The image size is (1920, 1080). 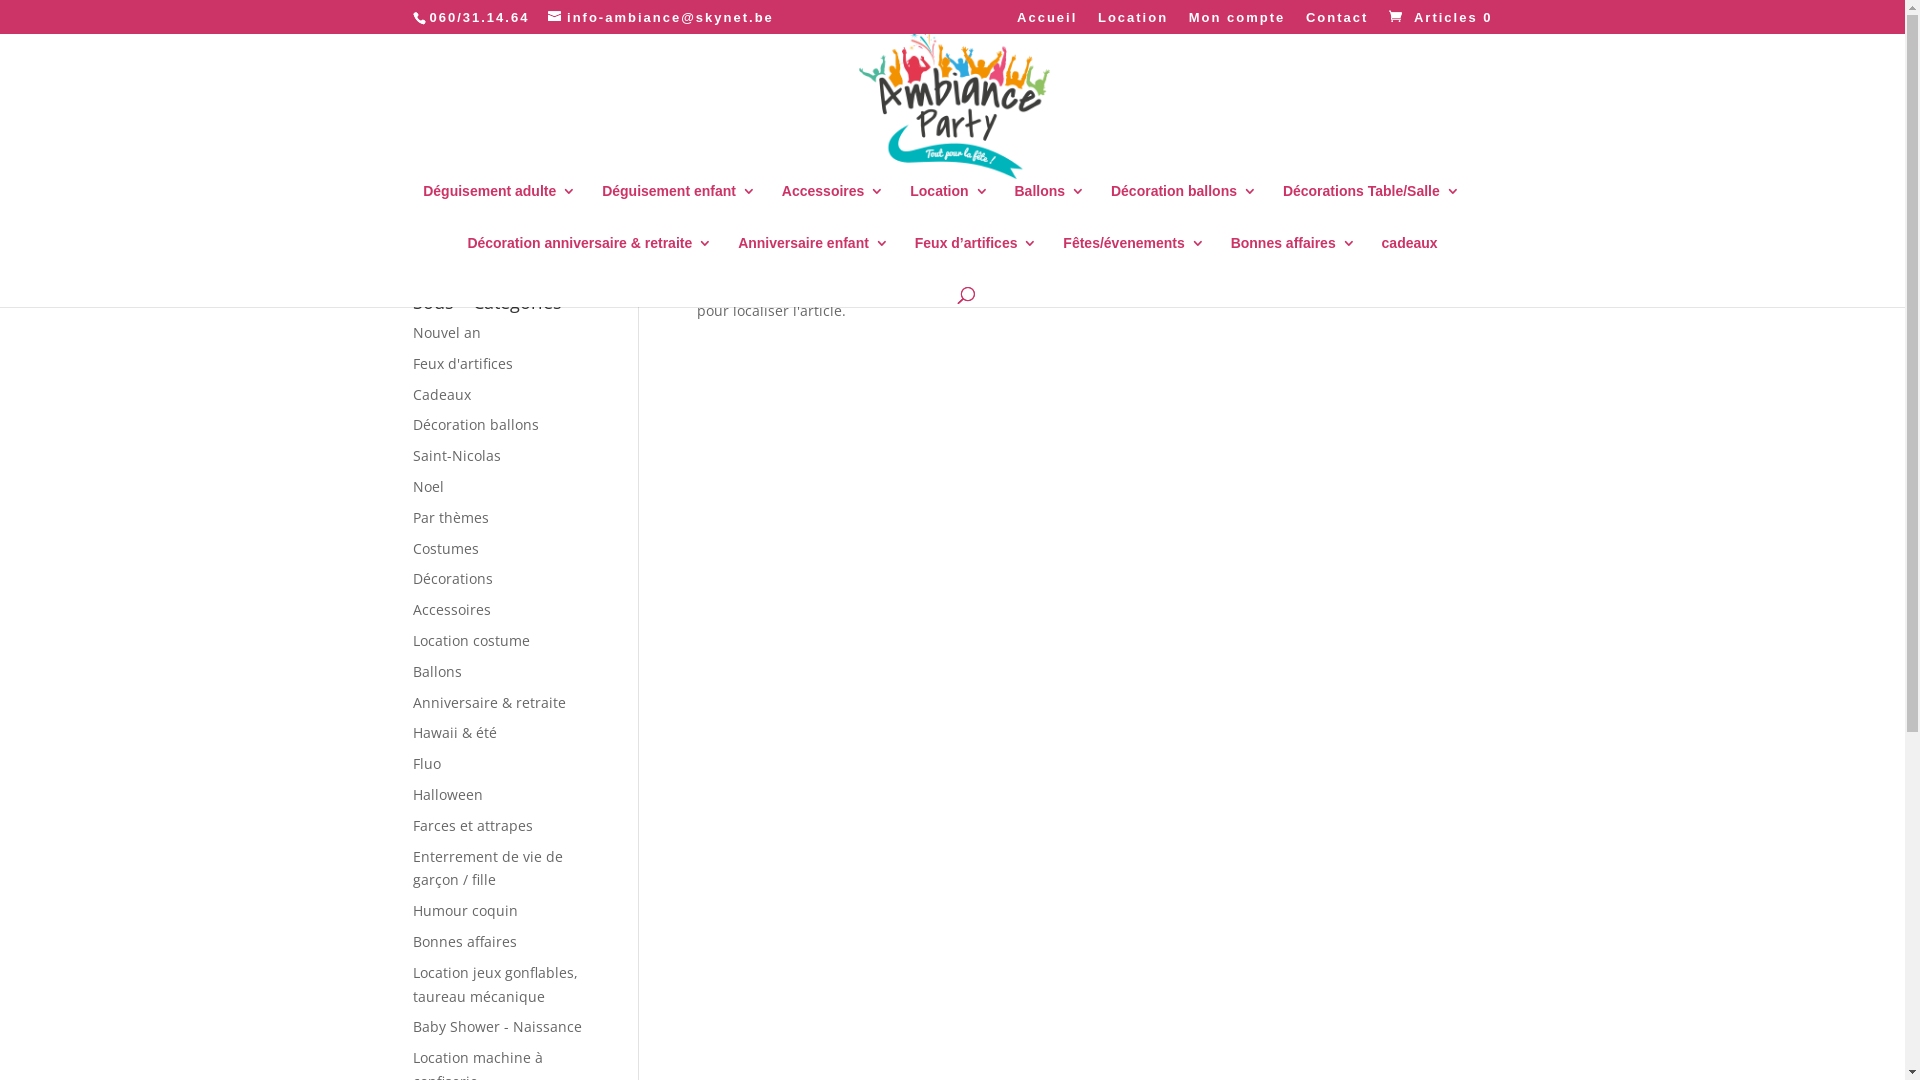 What do you see at coordinates (463, 910) in the screenshot?
I see `'Humour coquin'` at bounding box center [463, 910].